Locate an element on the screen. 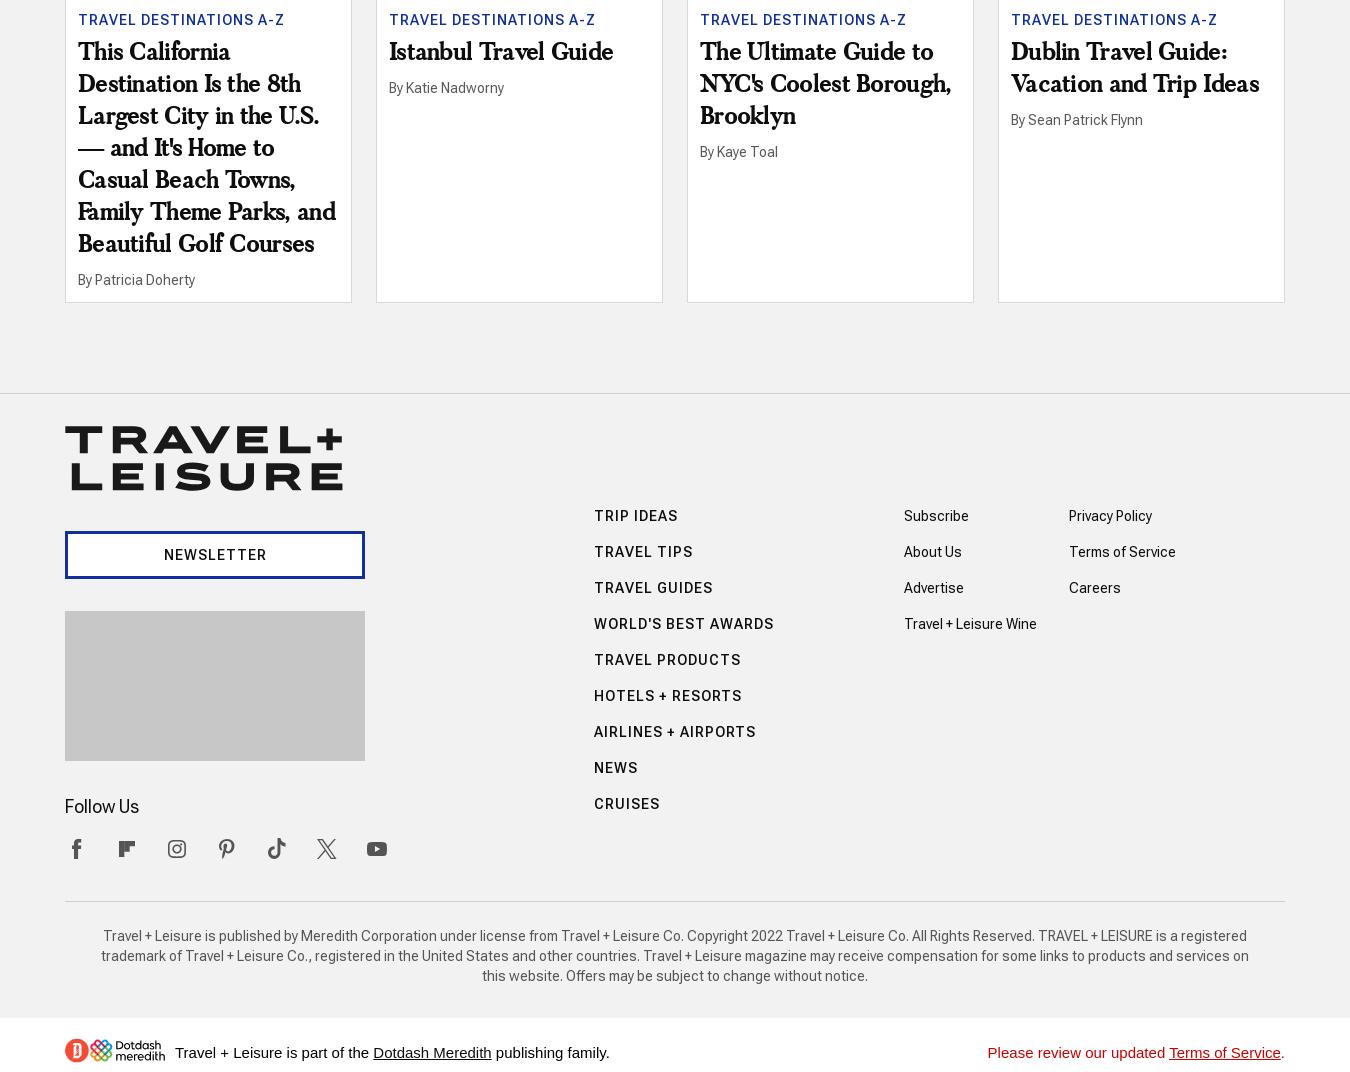 Image resolution: width=1350 pixels, height=1072 pixels. 'World's Best Awards' is located at coordinates (681, 623).